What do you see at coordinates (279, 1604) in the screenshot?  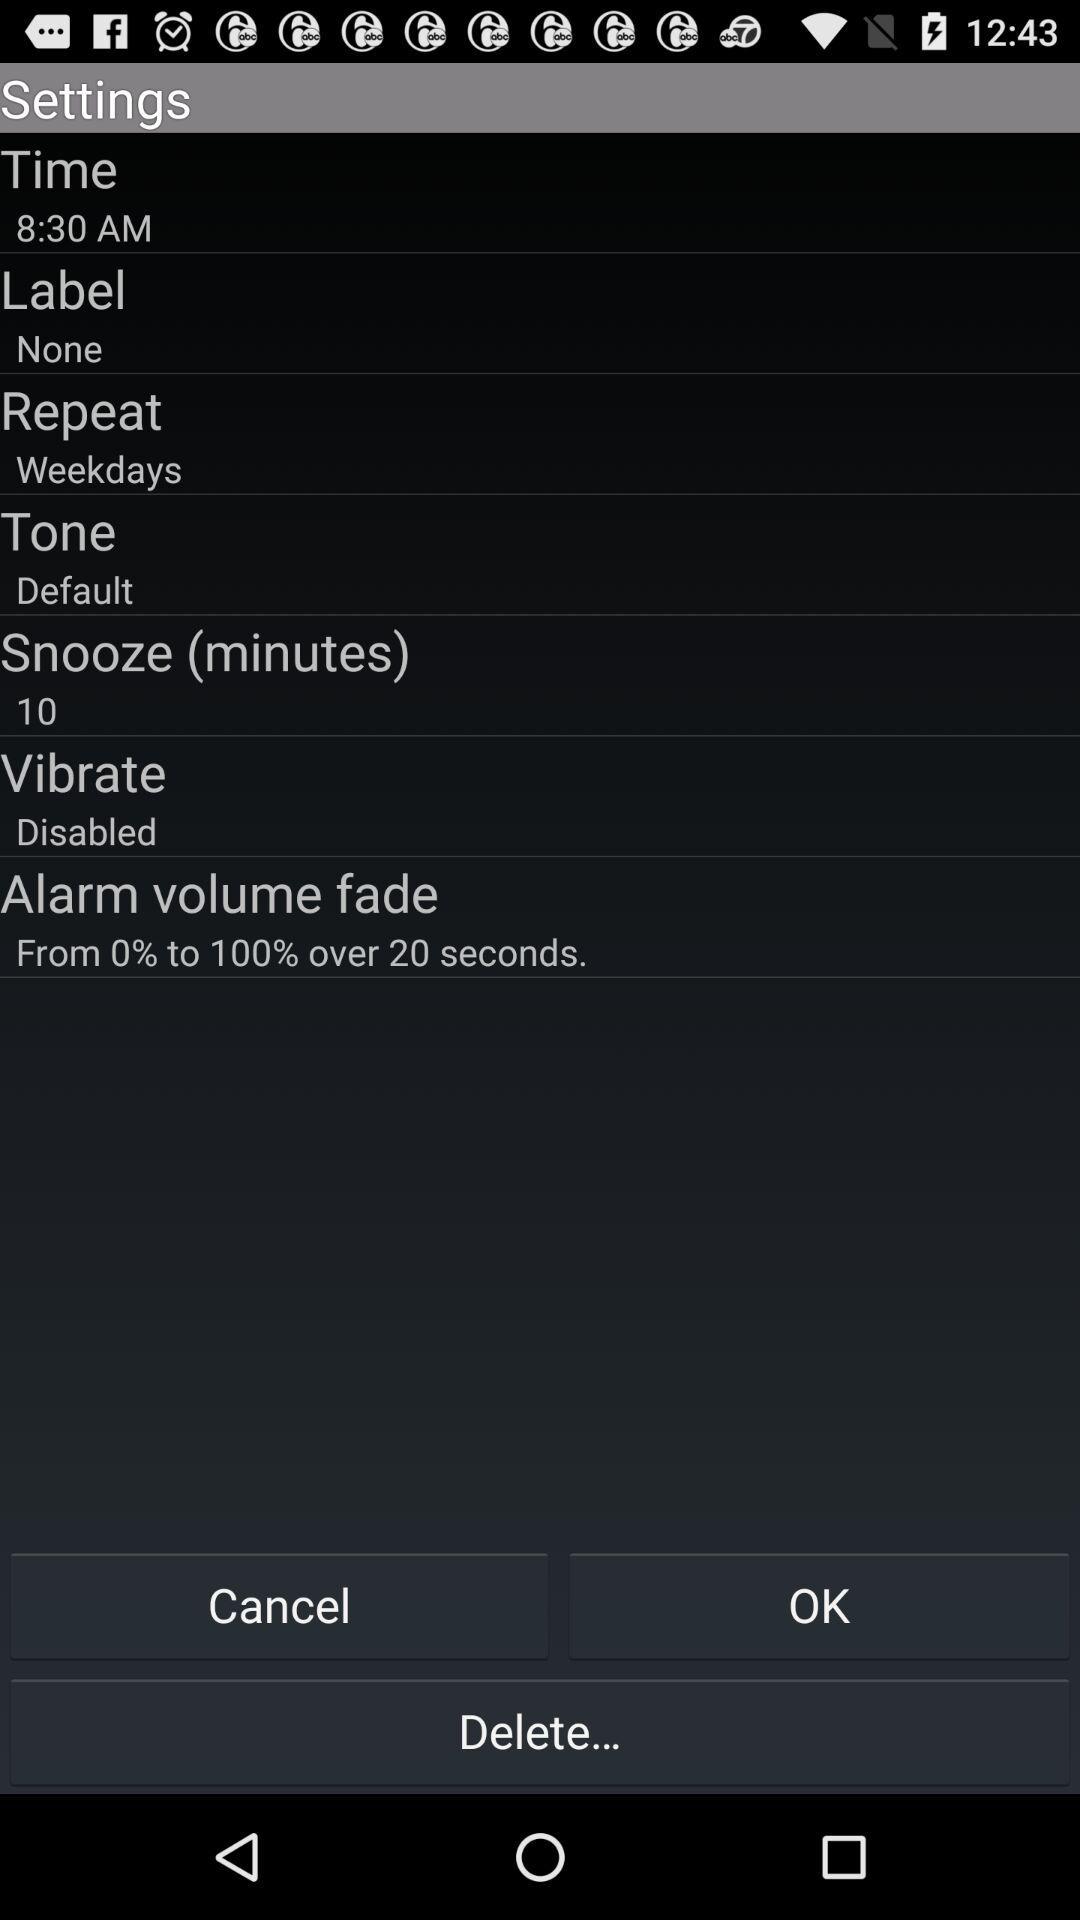 I see `the button to the left of ok` at bounding box center [279, 1604].